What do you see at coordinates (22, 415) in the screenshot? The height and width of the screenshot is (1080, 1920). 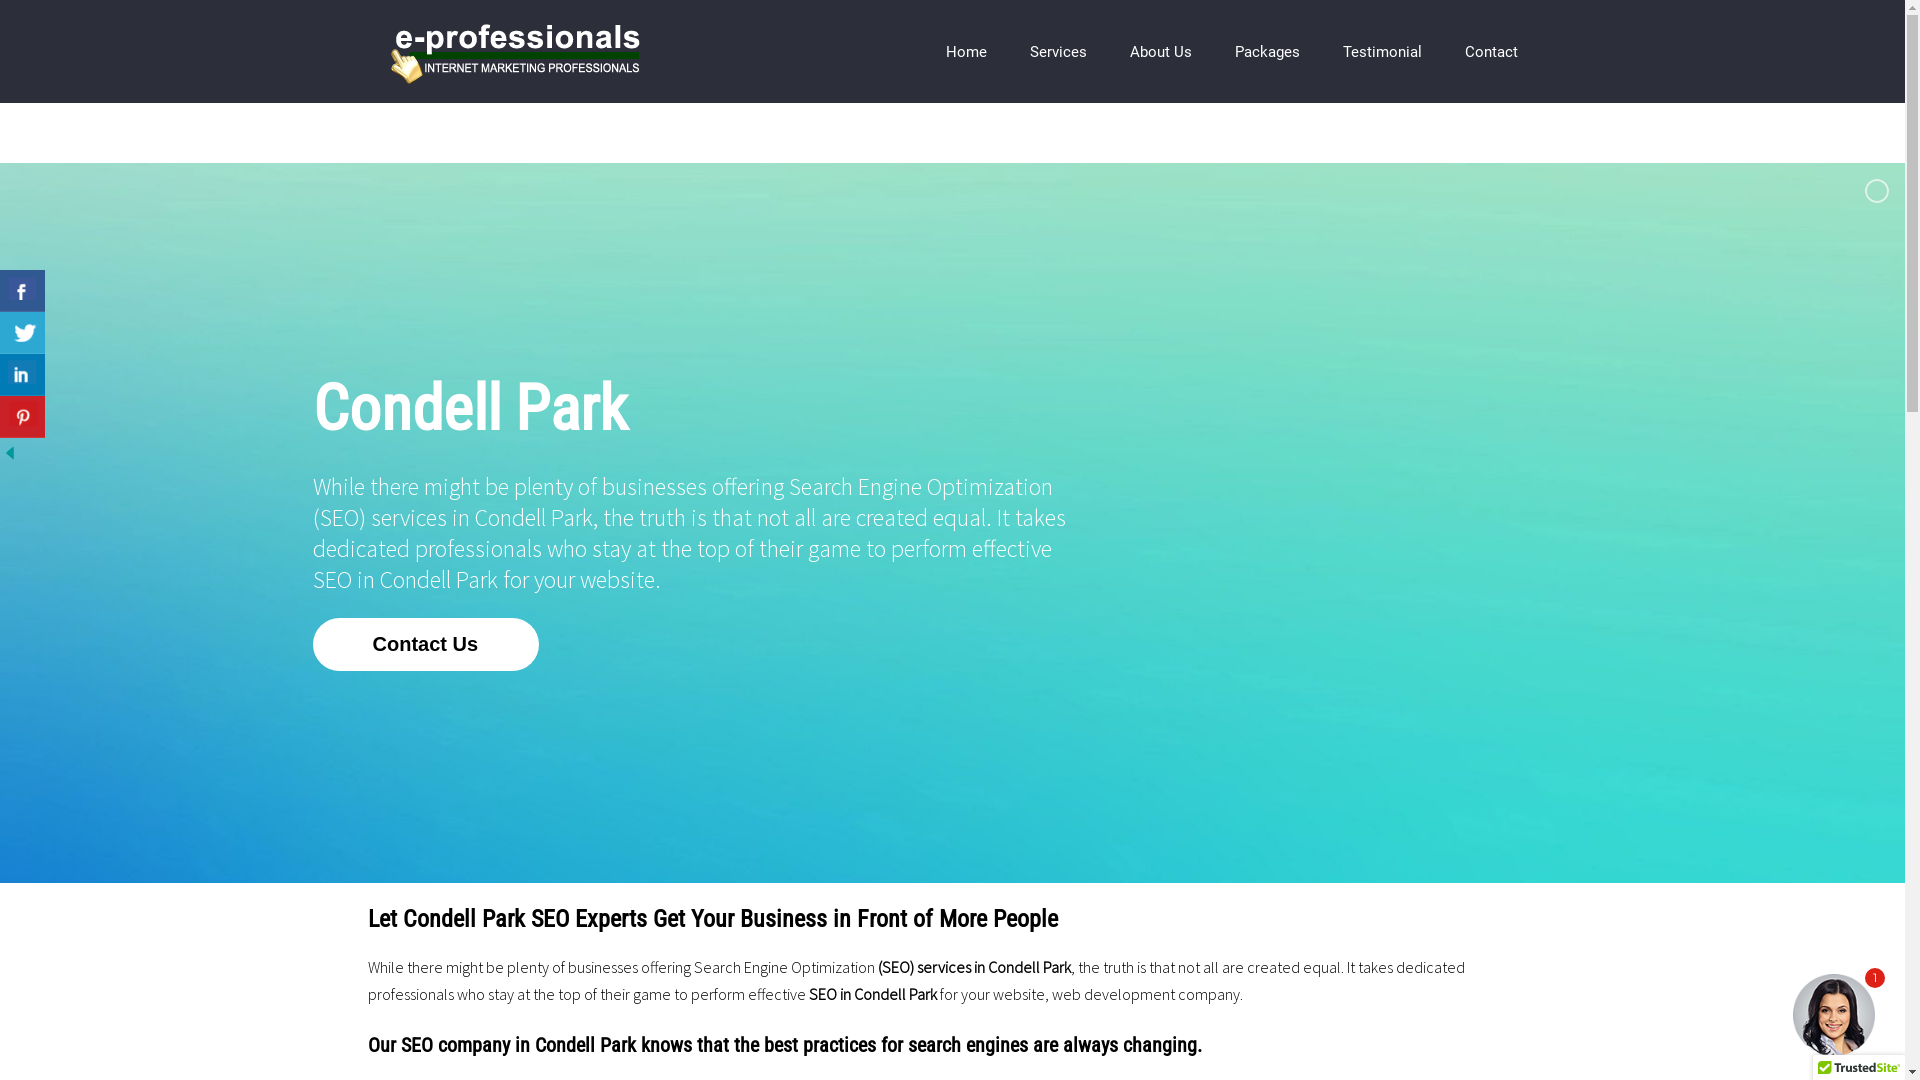 I see `'Share On Pinterest'` at bounding box center [22, 415].